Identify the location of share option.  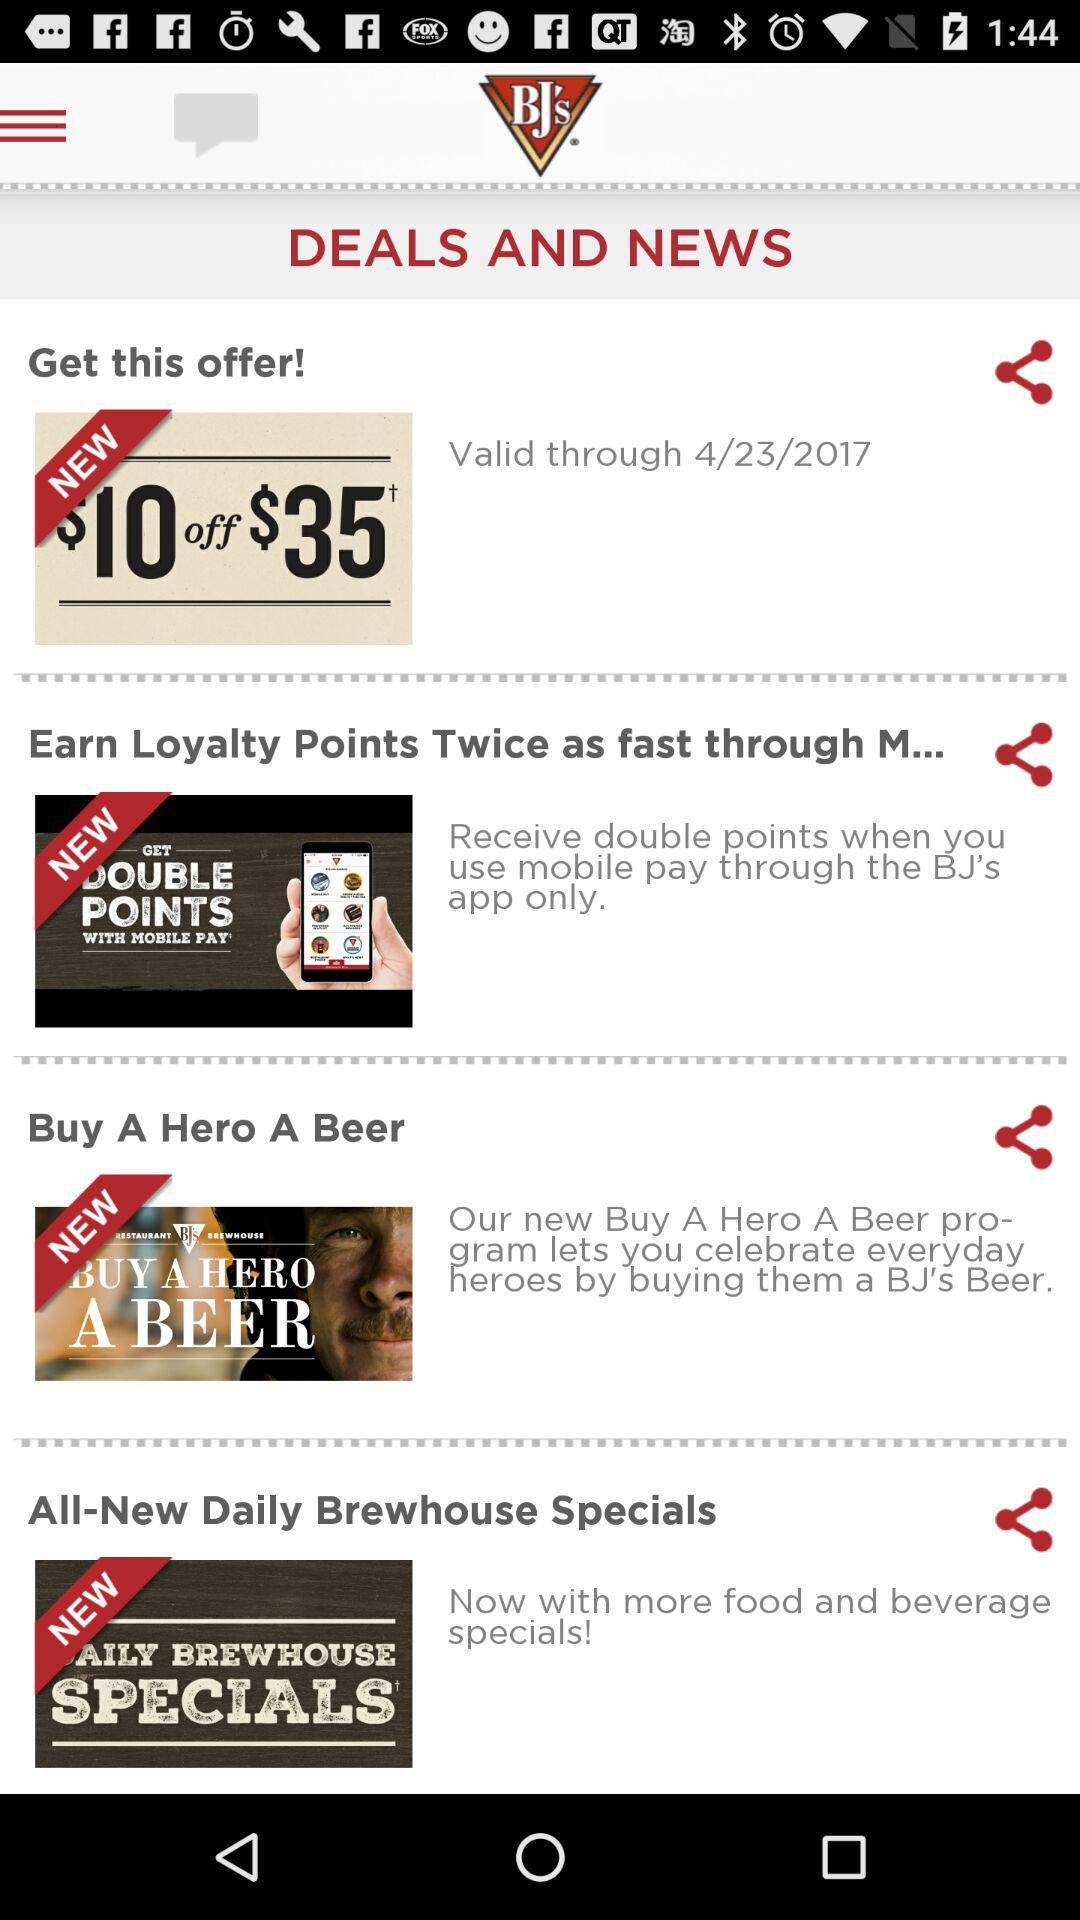
(1024, 1519).